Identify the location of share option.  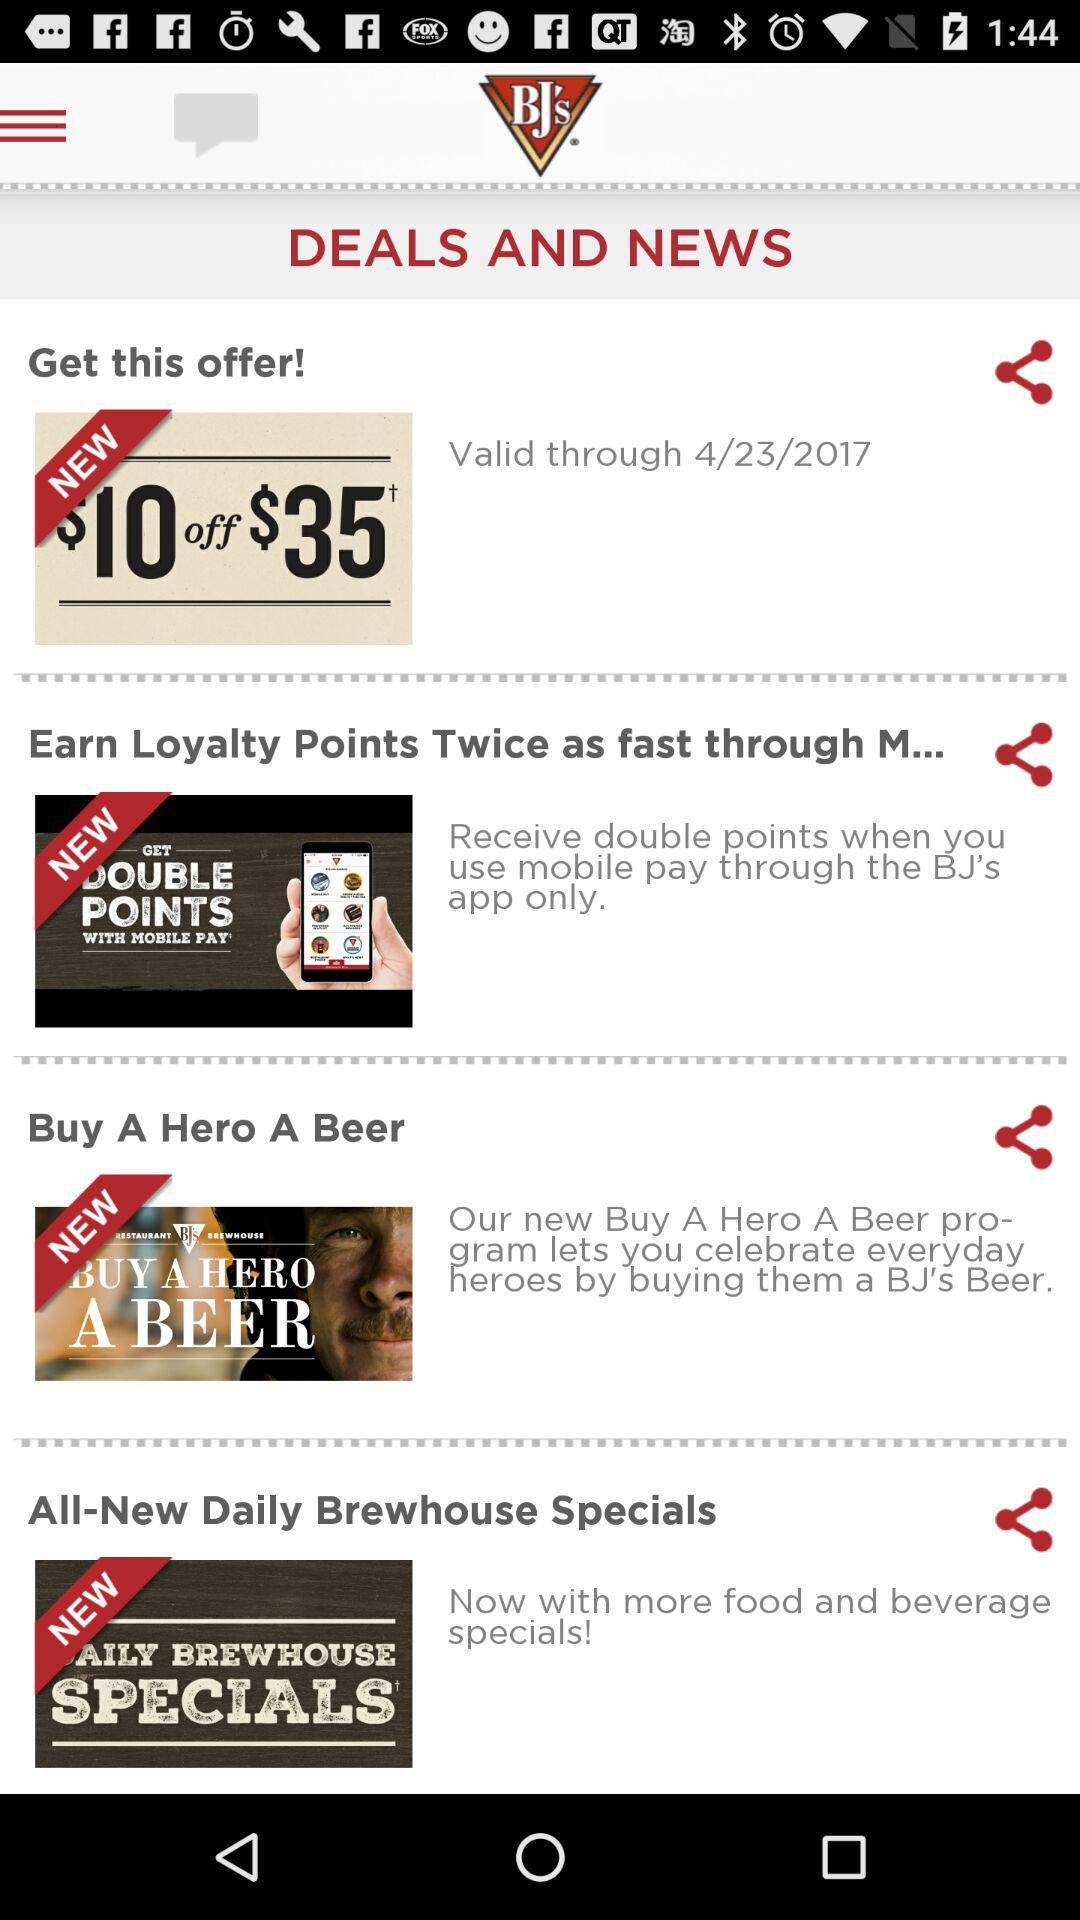
(1024, 1519).